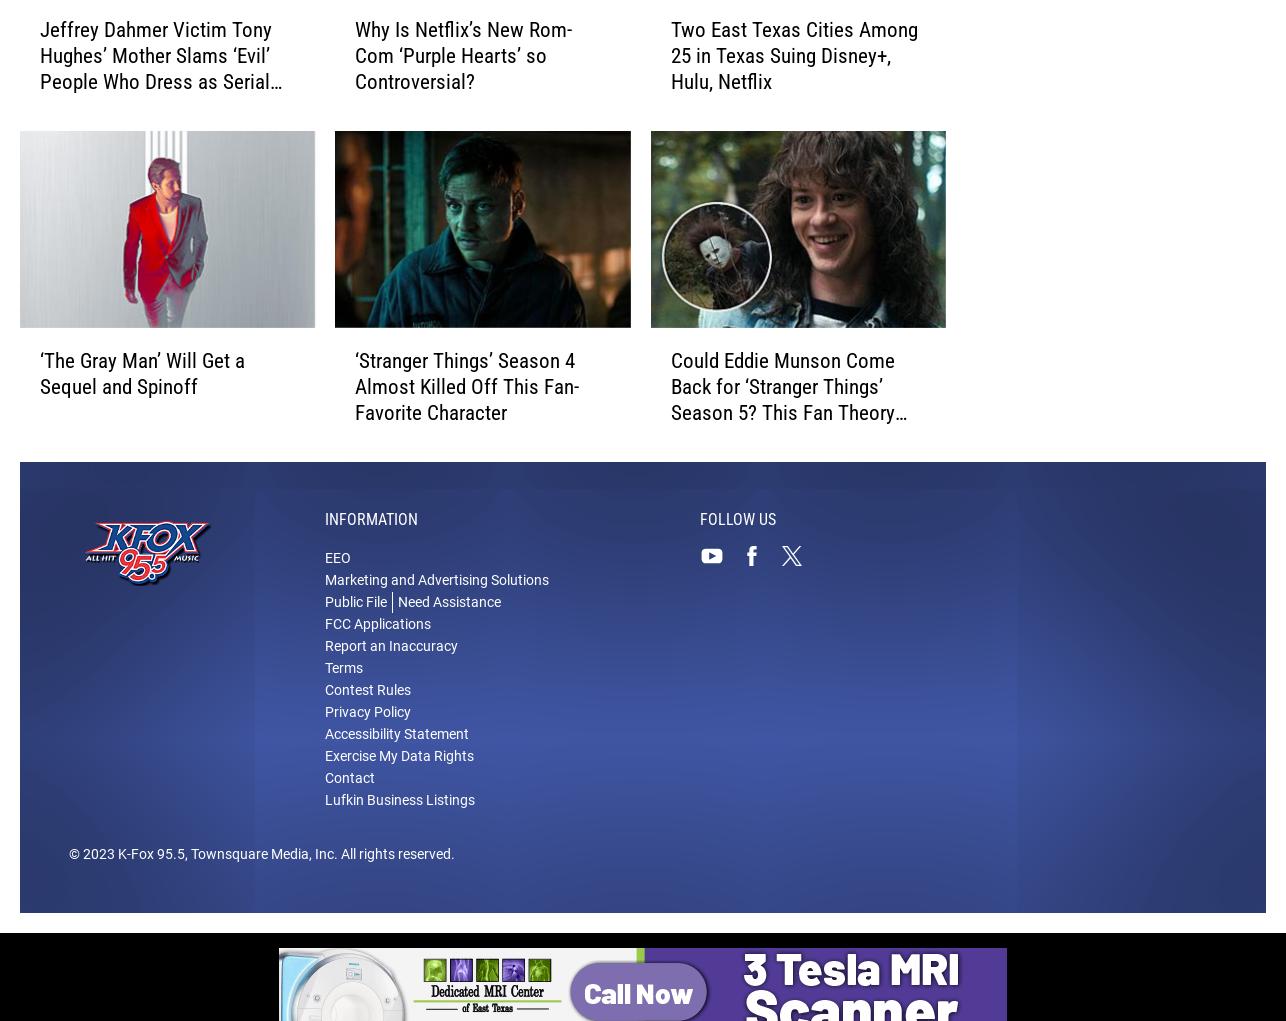  Describe the element at coordinates (99, 854) in the screenshot. I see `'2023'` at that location.